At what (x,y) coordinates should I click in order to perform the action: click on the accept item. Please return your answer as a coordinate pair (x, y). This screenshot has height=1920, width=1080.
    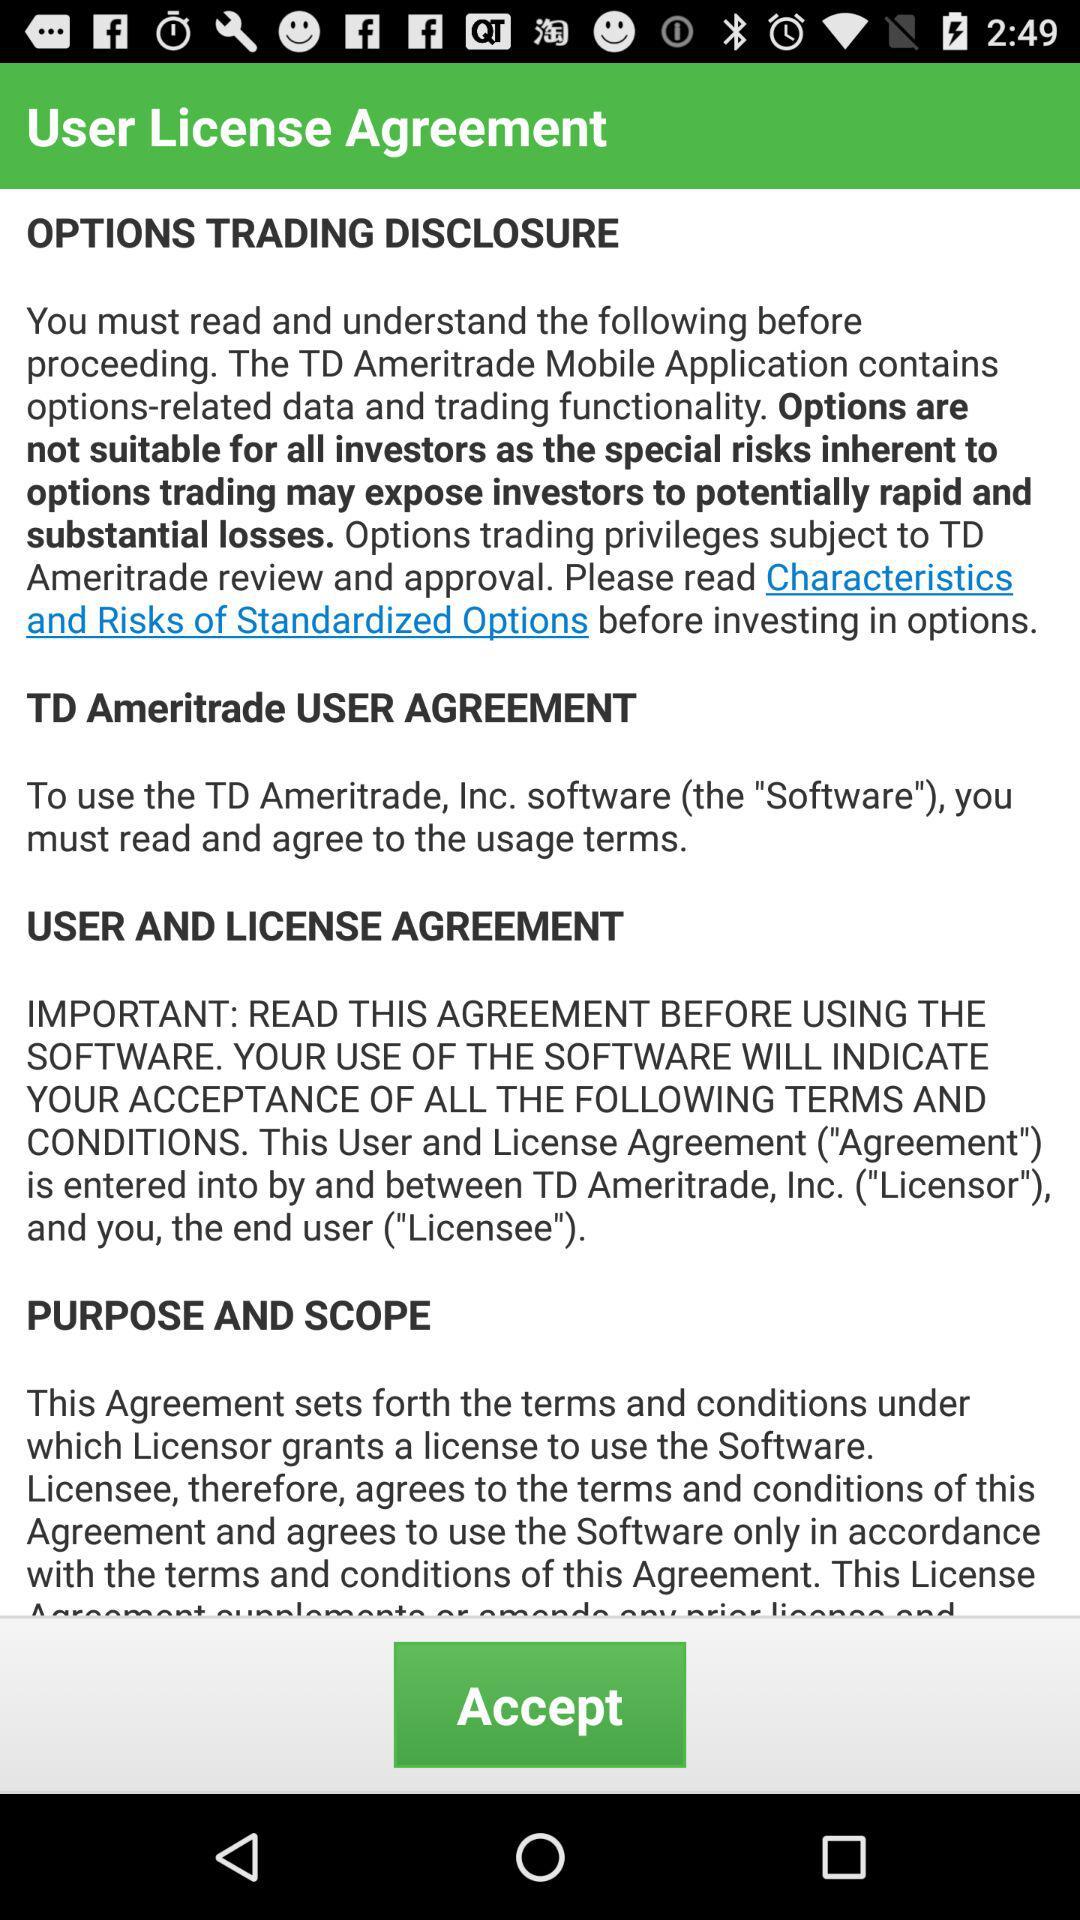
    Looking at the image, I should click on (540, 1703).